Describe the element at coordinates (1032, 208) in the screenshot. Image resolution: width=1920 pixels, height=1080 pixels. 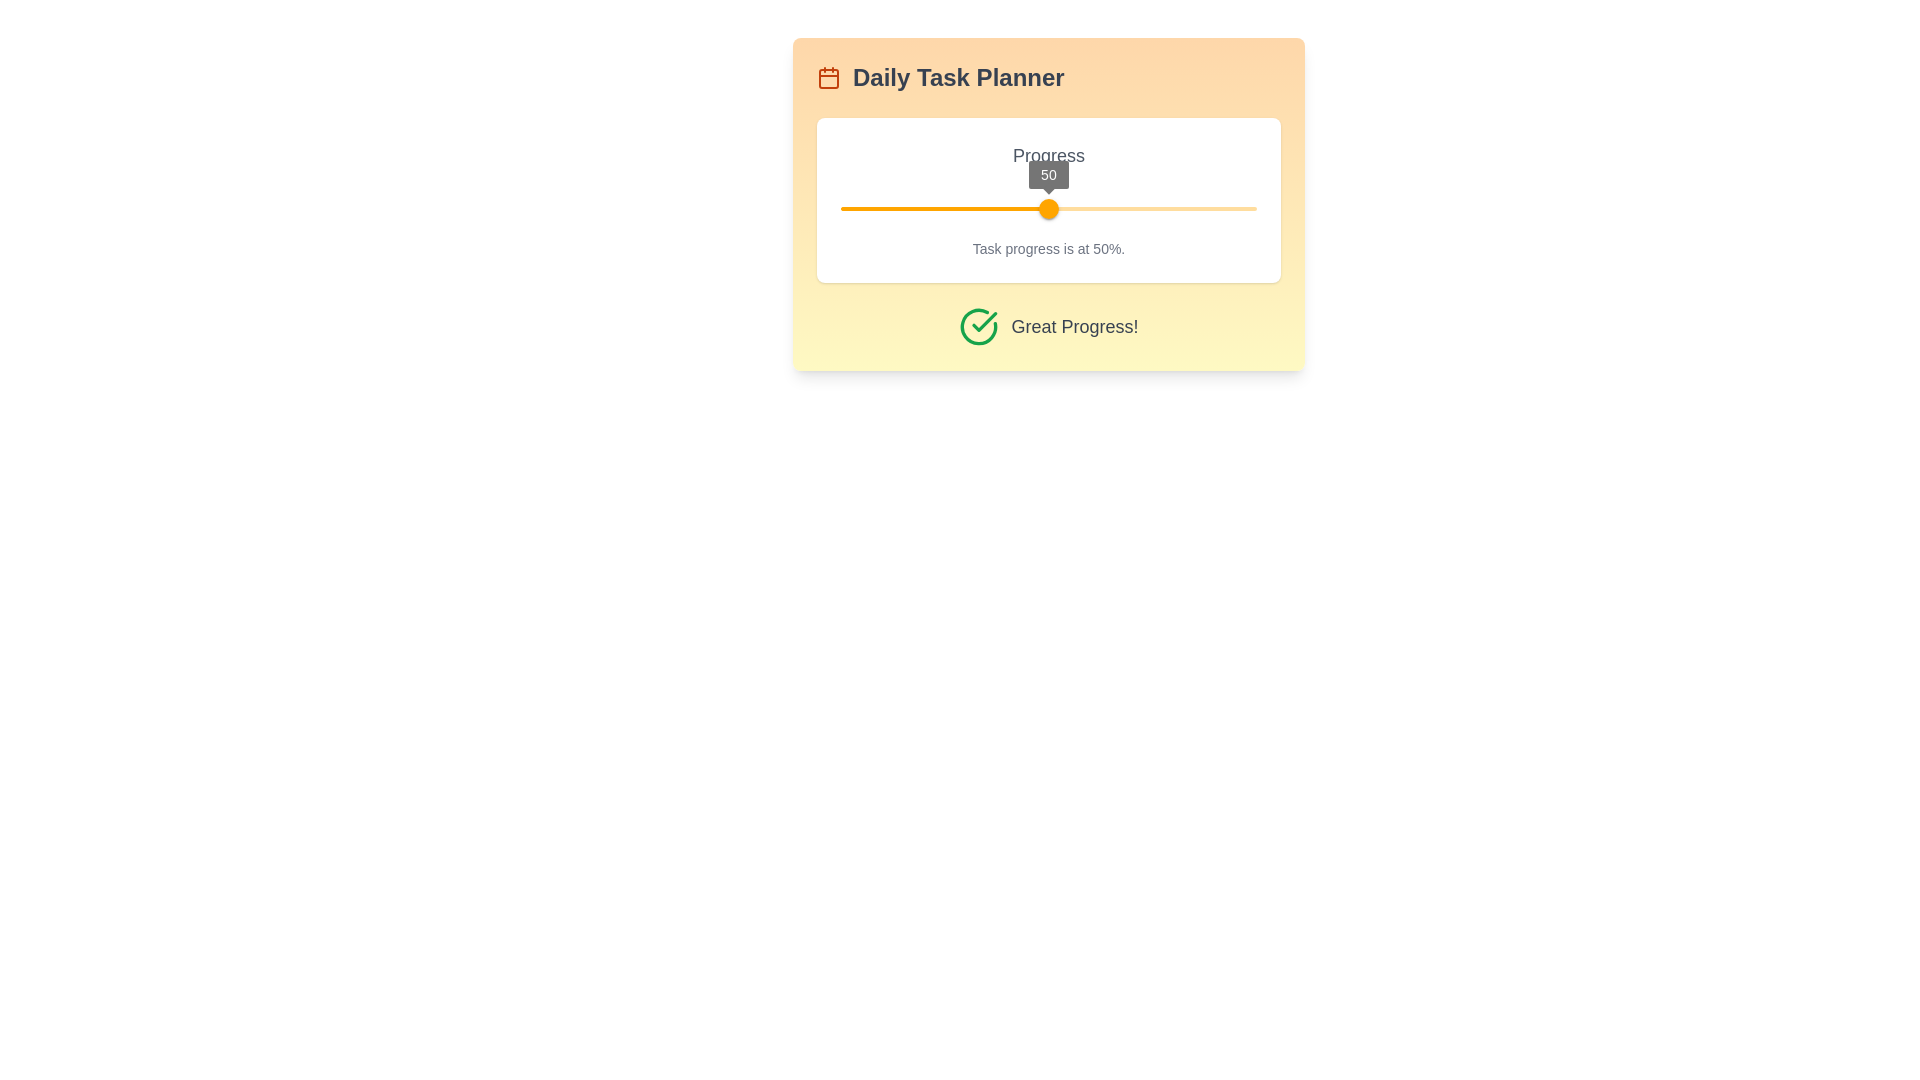
I see `the progress value` at that location.